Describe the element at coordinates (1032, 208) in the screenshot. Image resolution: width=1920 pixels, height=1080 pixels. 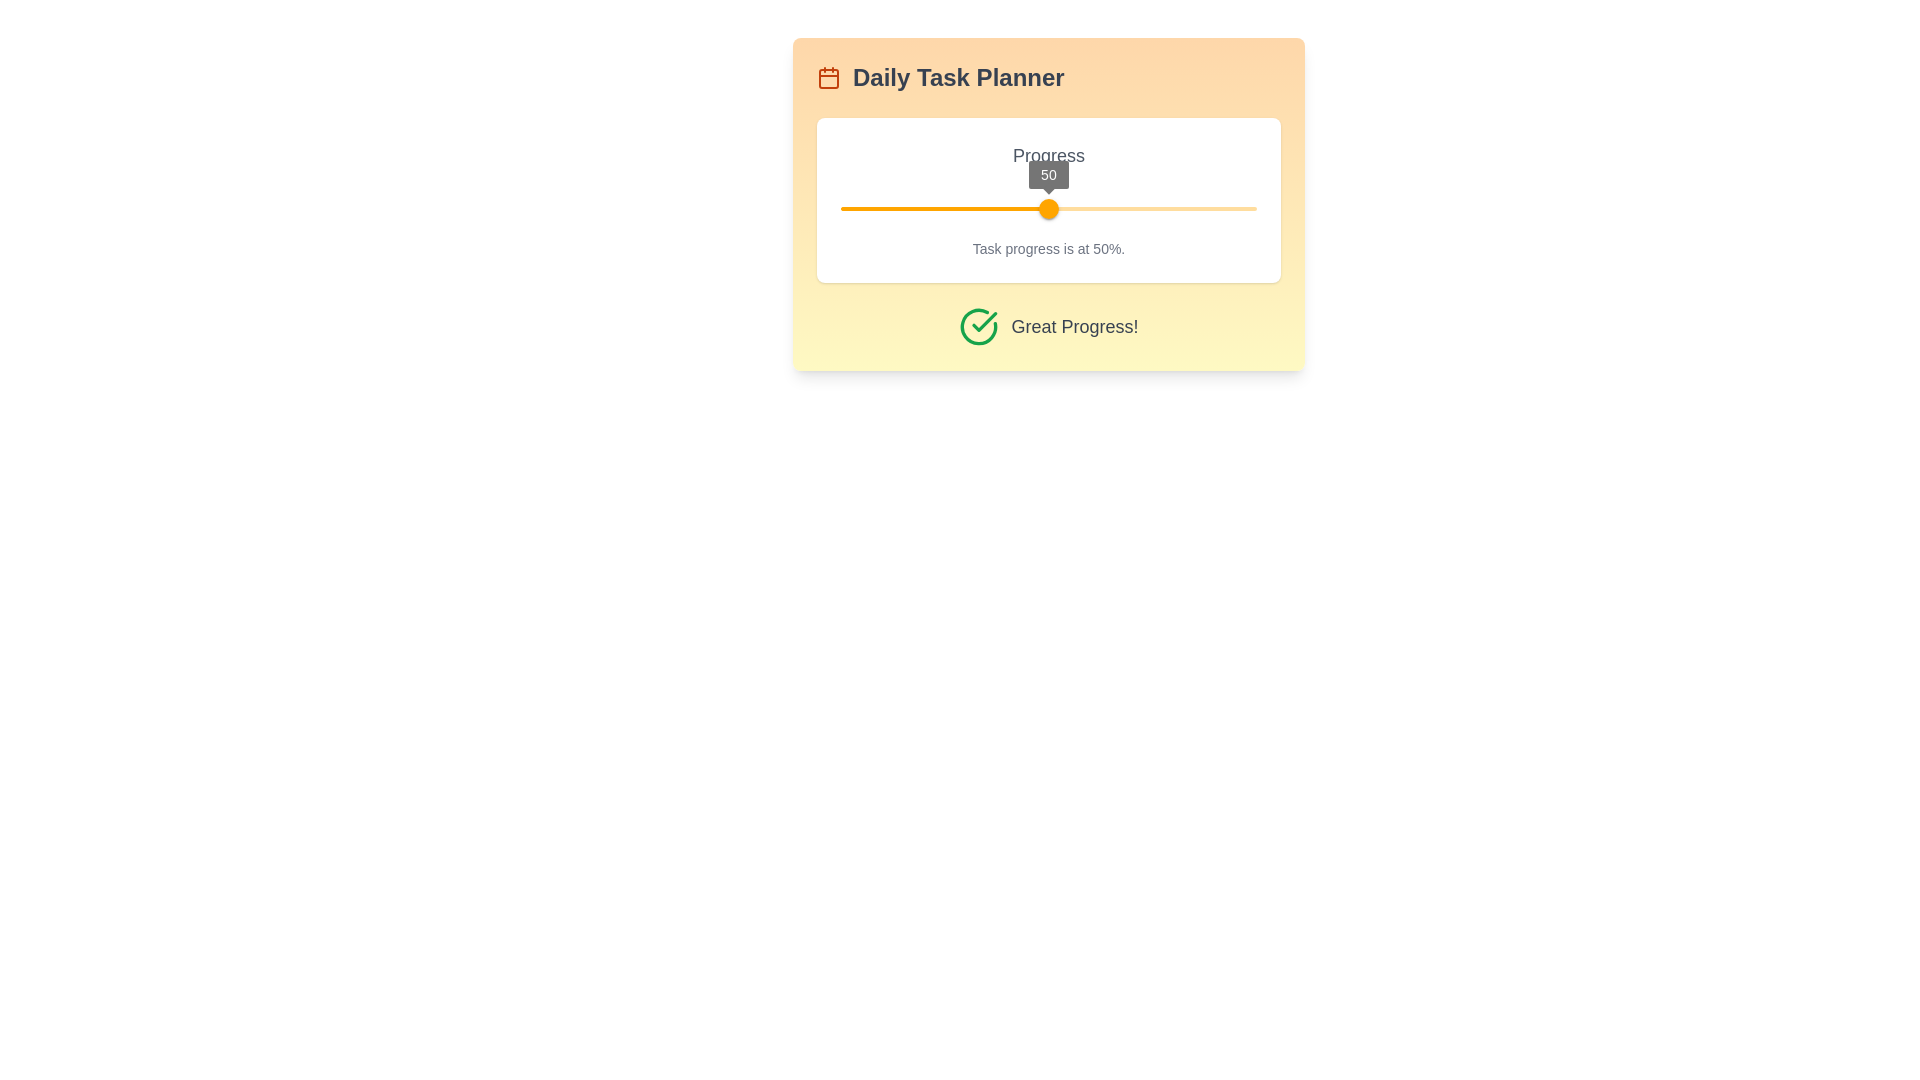
I see `the progress value` at that location.